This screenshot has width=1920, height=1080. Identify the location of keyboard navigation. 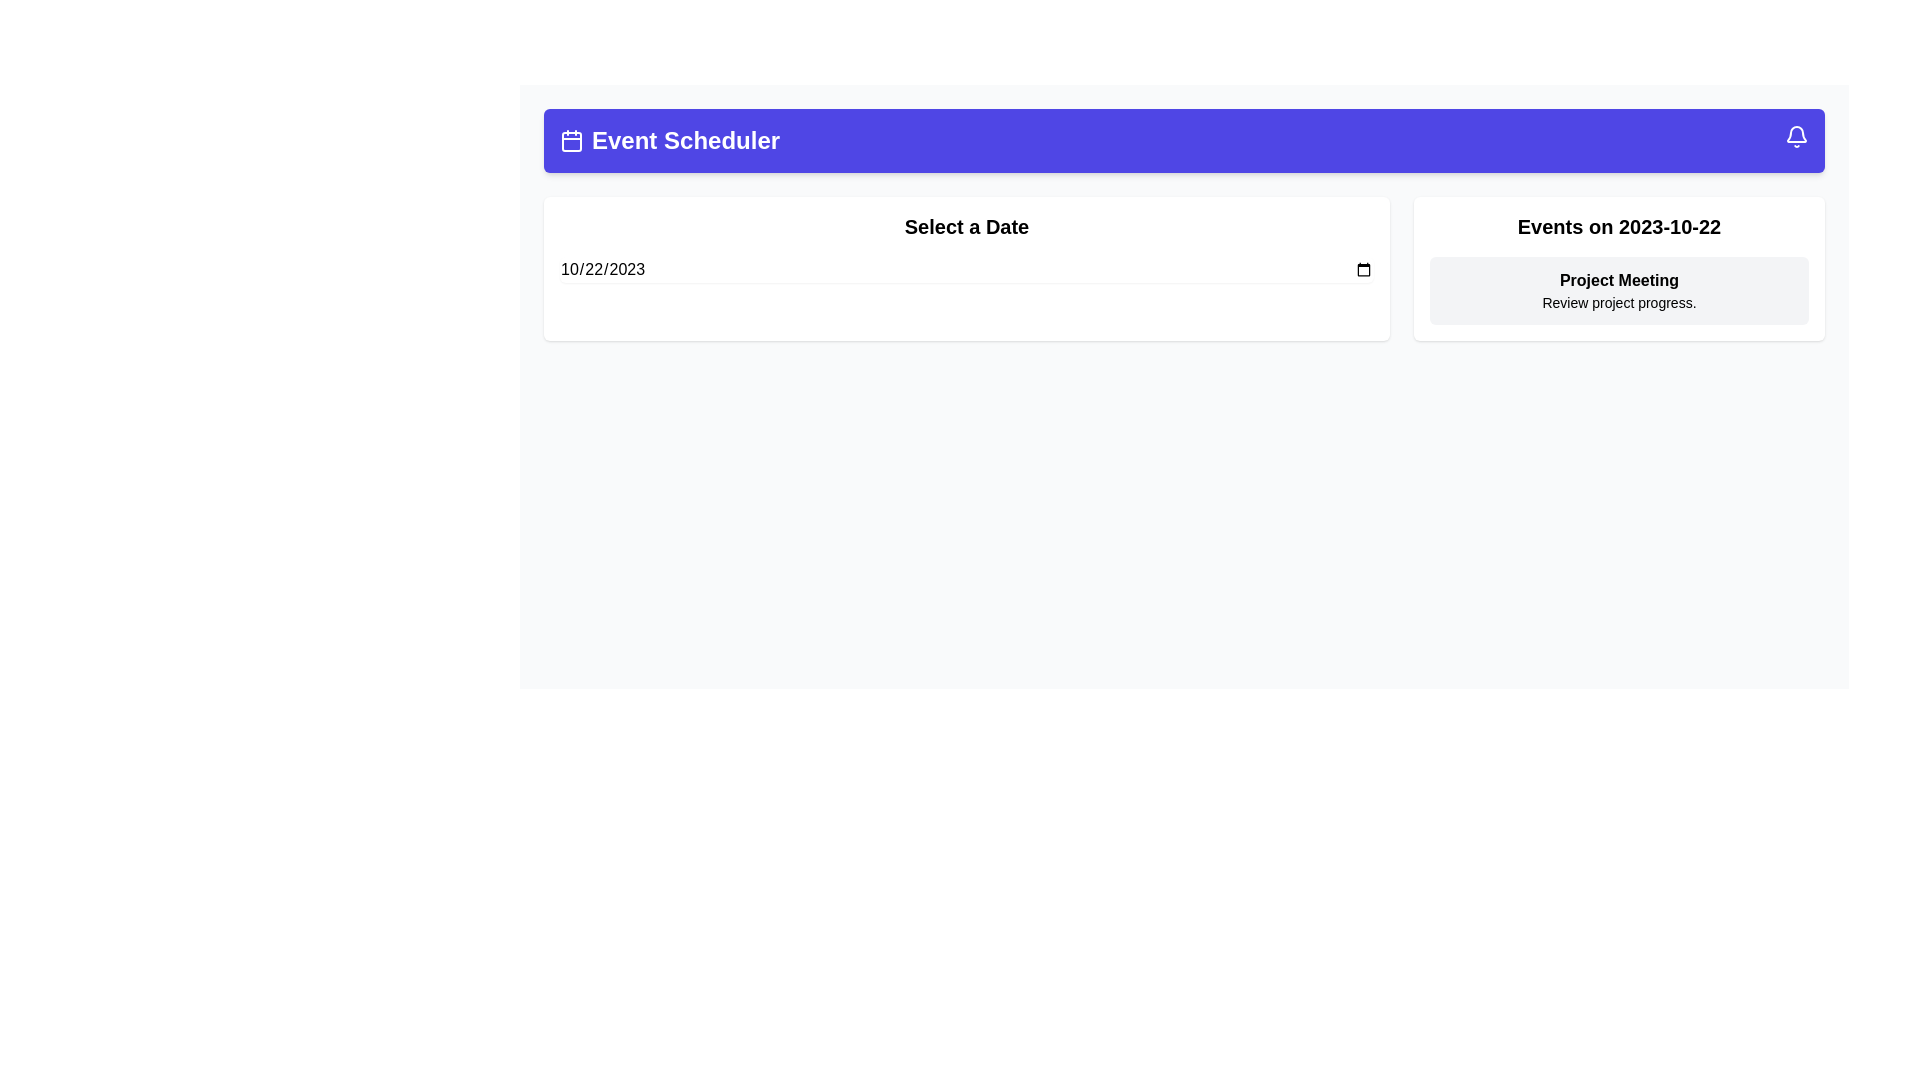
(966, 268).